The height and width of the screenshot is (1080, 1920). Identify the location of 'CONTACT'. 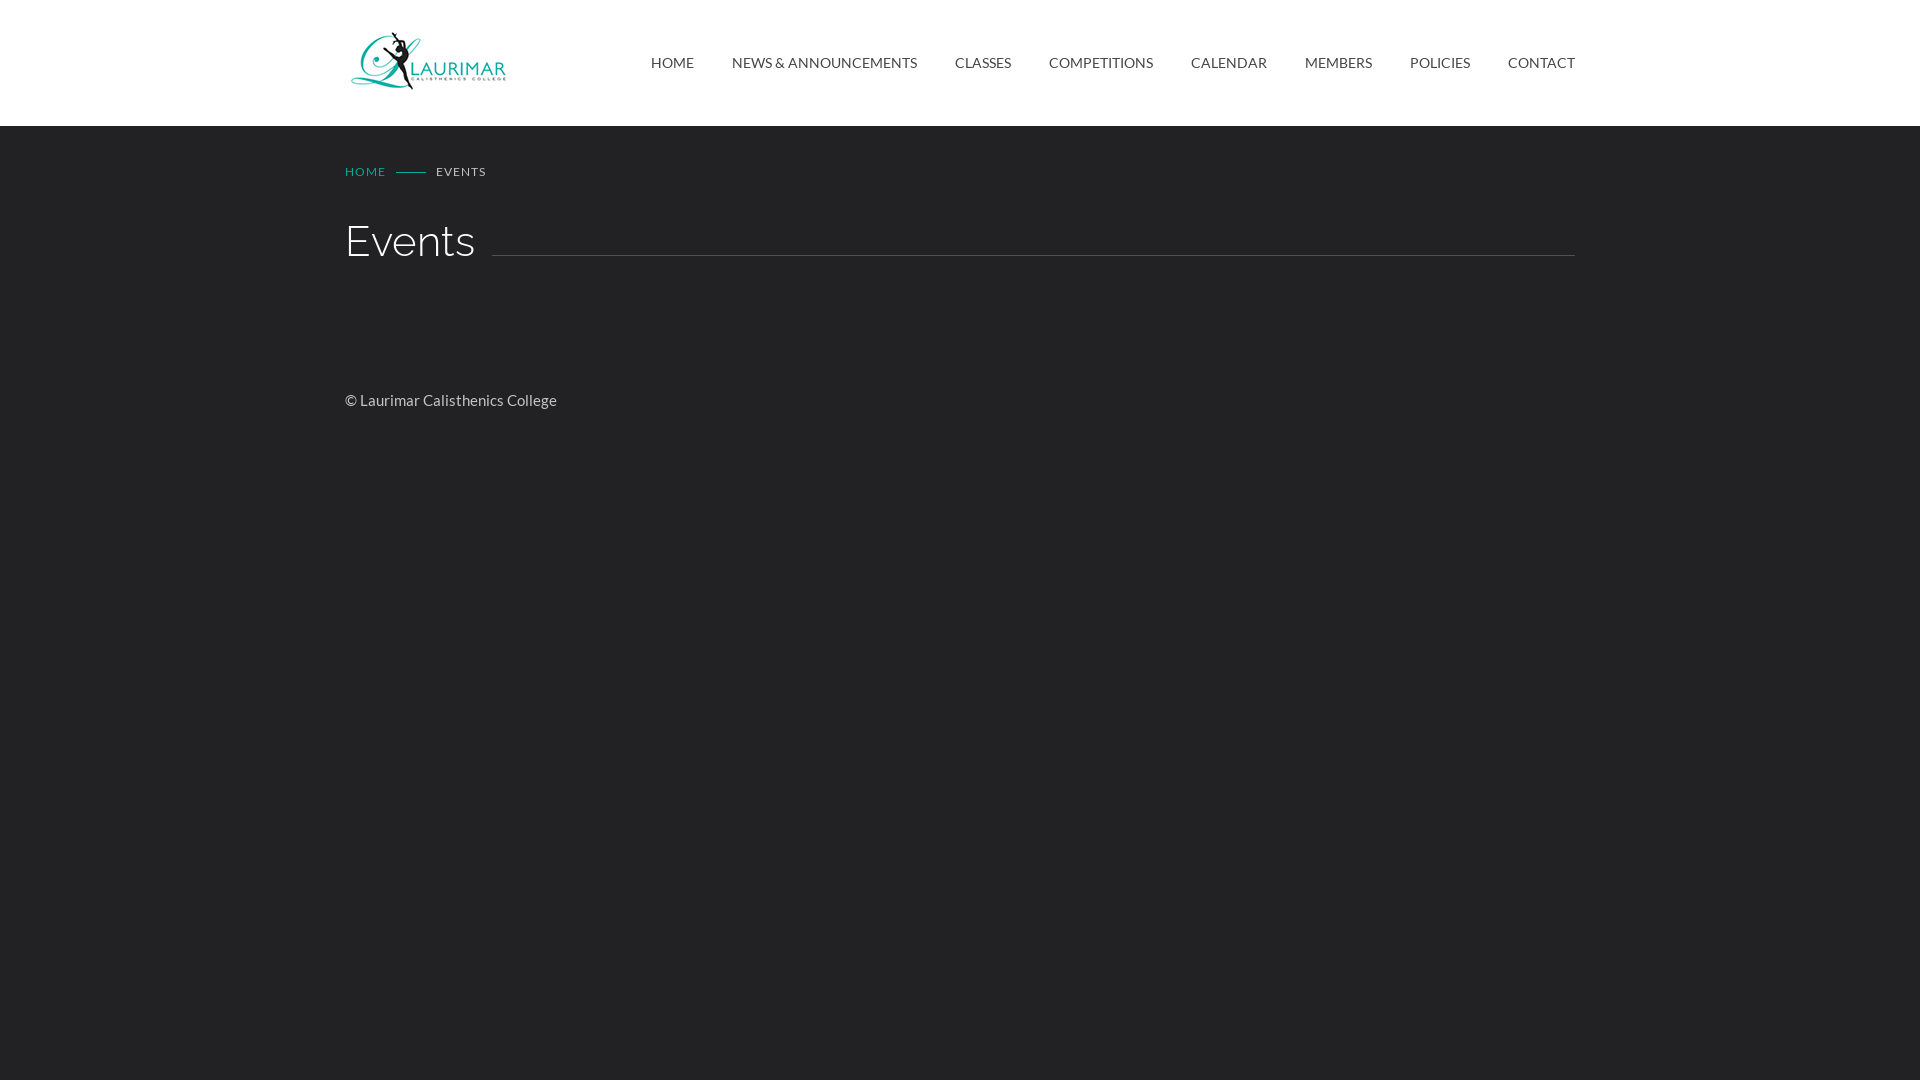
(1521, 61).